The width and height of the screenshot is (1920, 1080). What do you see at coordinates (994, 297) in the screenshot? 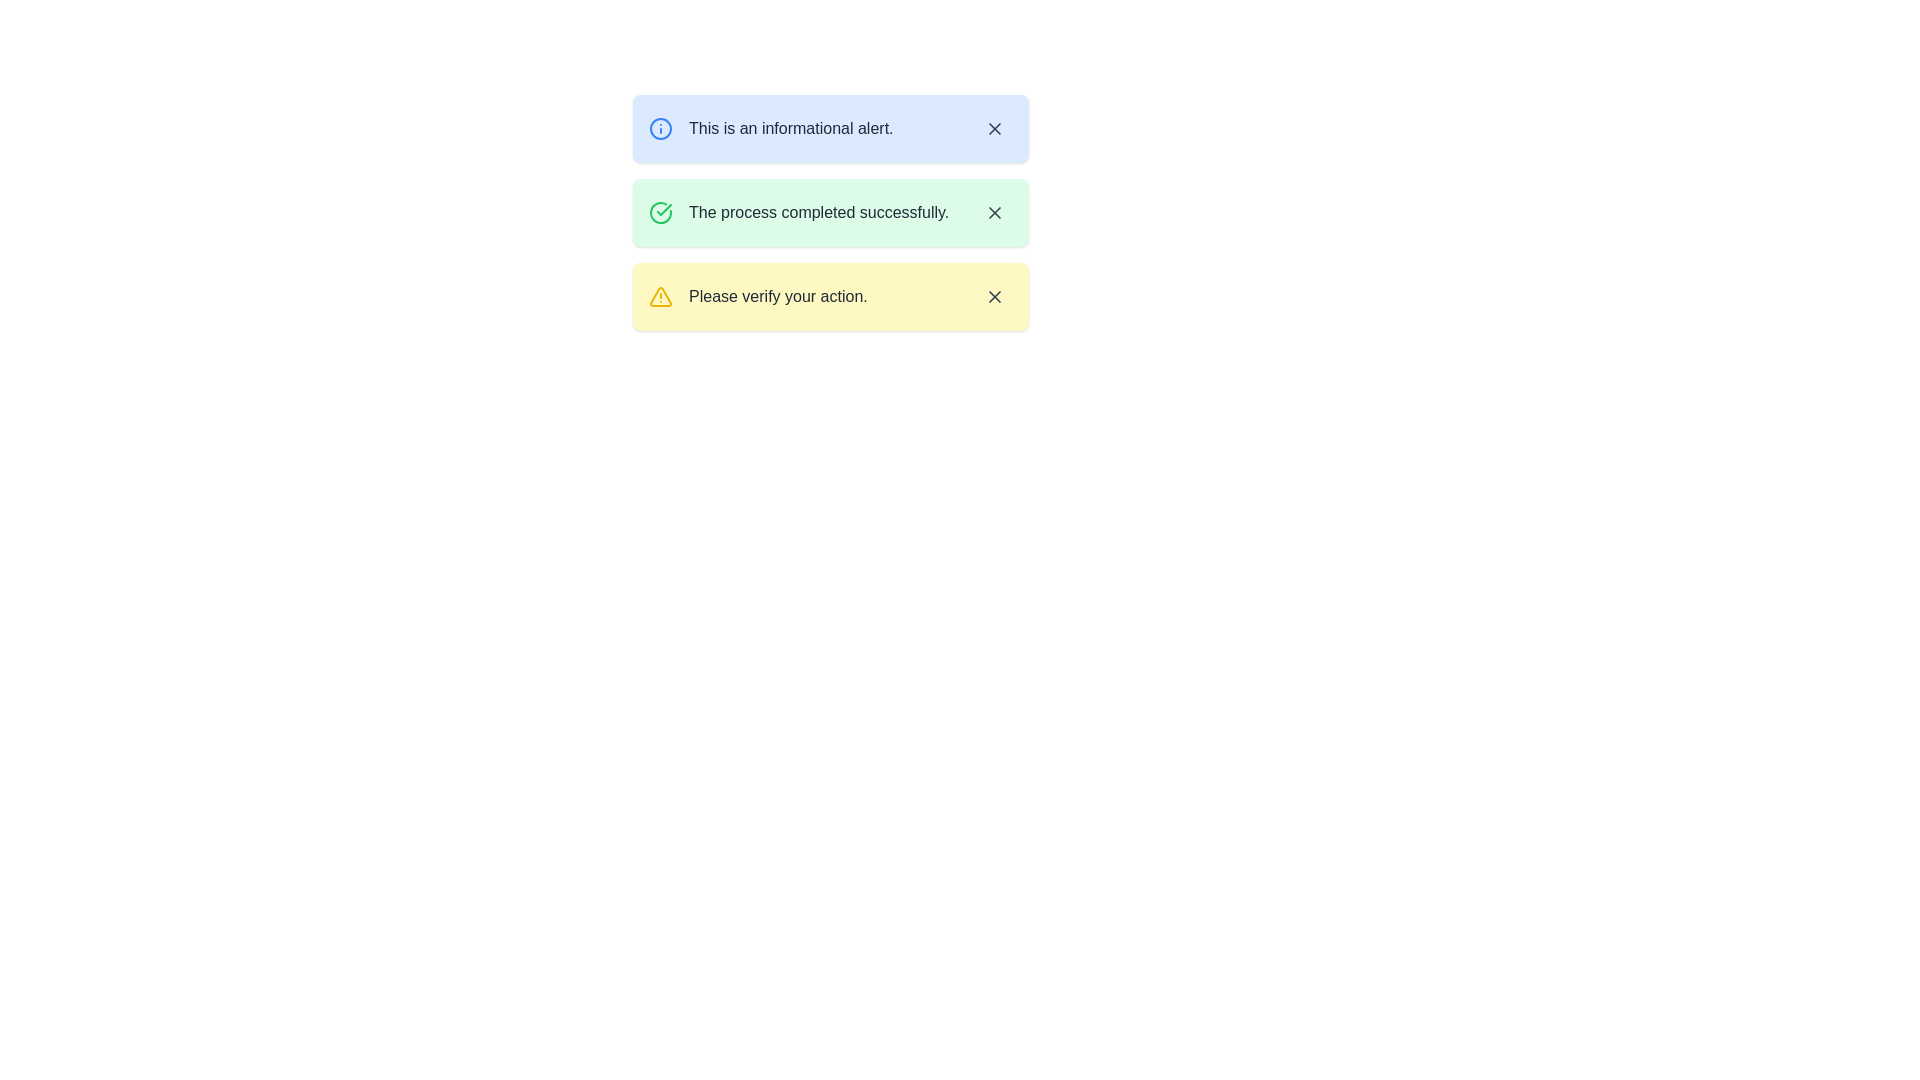
I see `the close button located at the far right of the yellow warning banner that dismisses the warning message` at bounding box center [994, 297].